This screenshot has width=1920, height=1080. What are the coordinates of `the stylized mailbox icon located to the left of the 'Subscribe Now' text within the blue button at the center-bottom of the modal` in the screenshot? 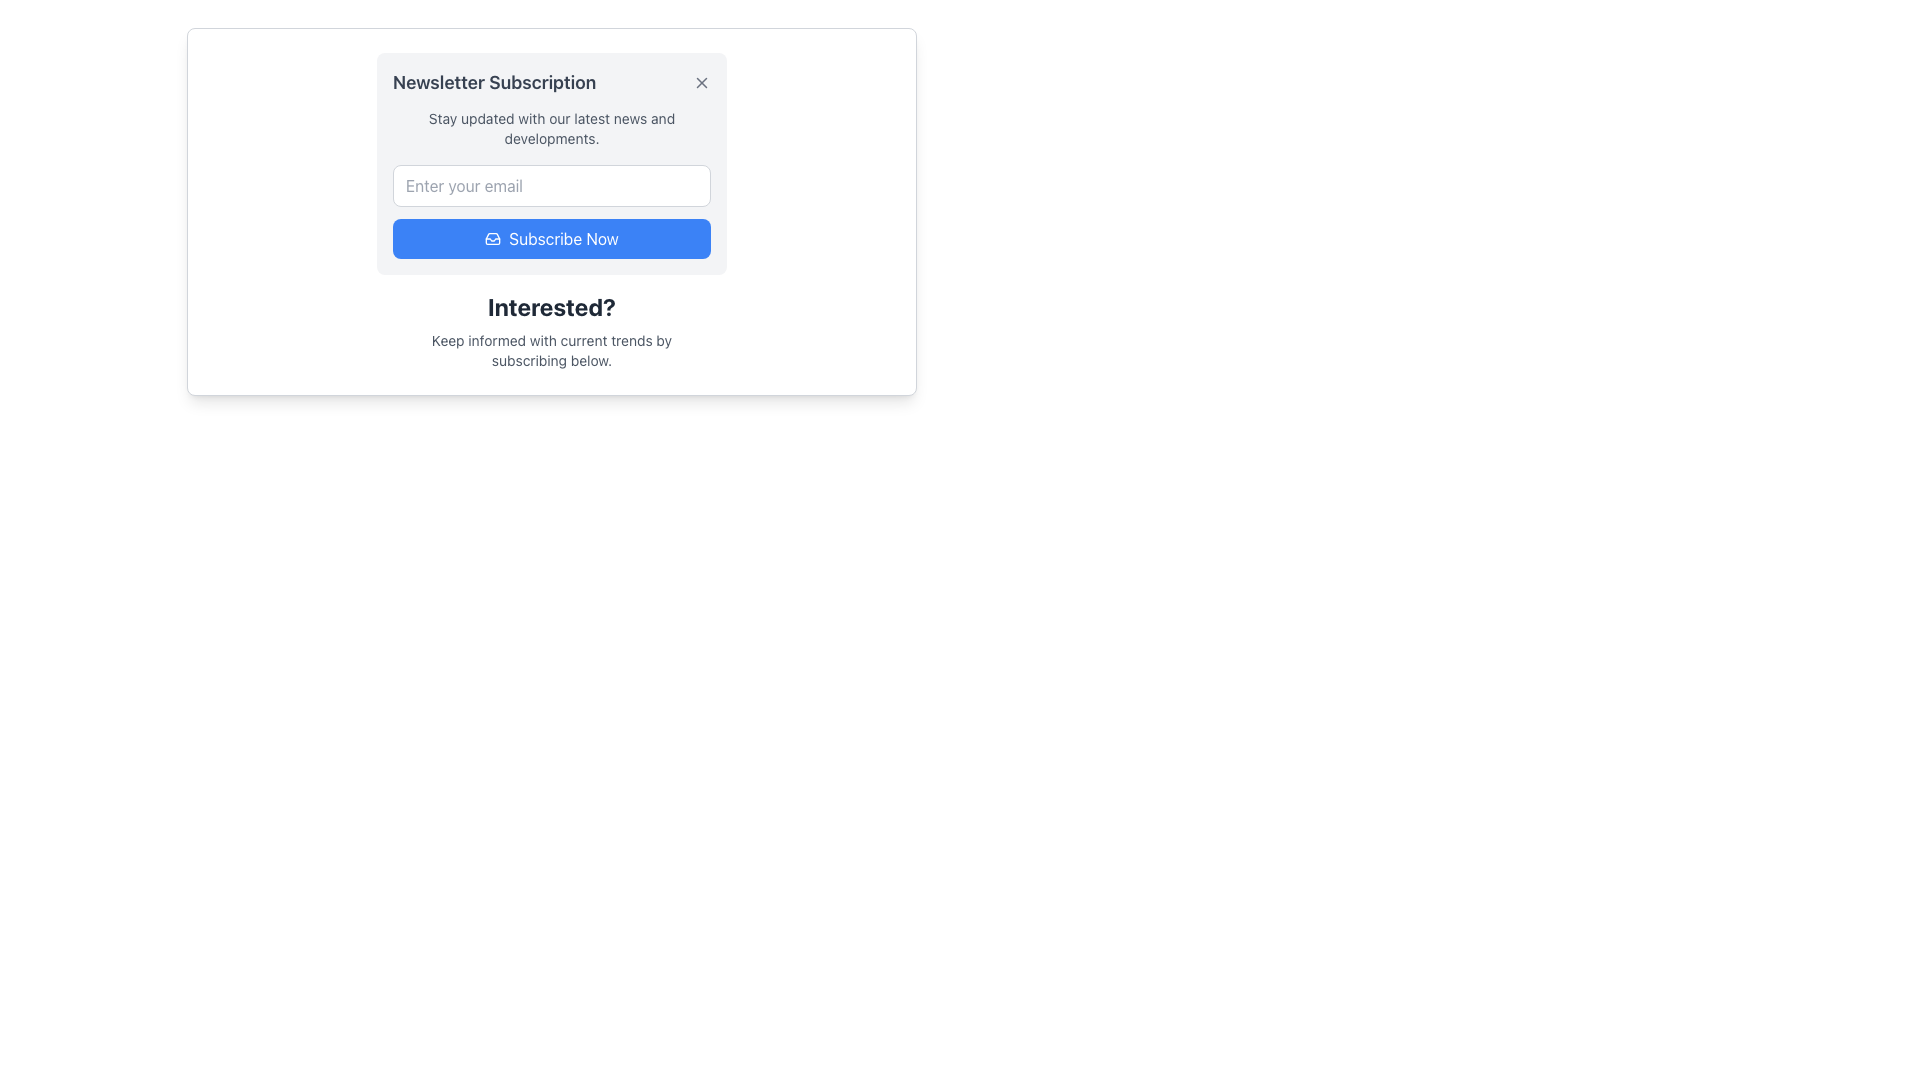 It's located at (493, 238).